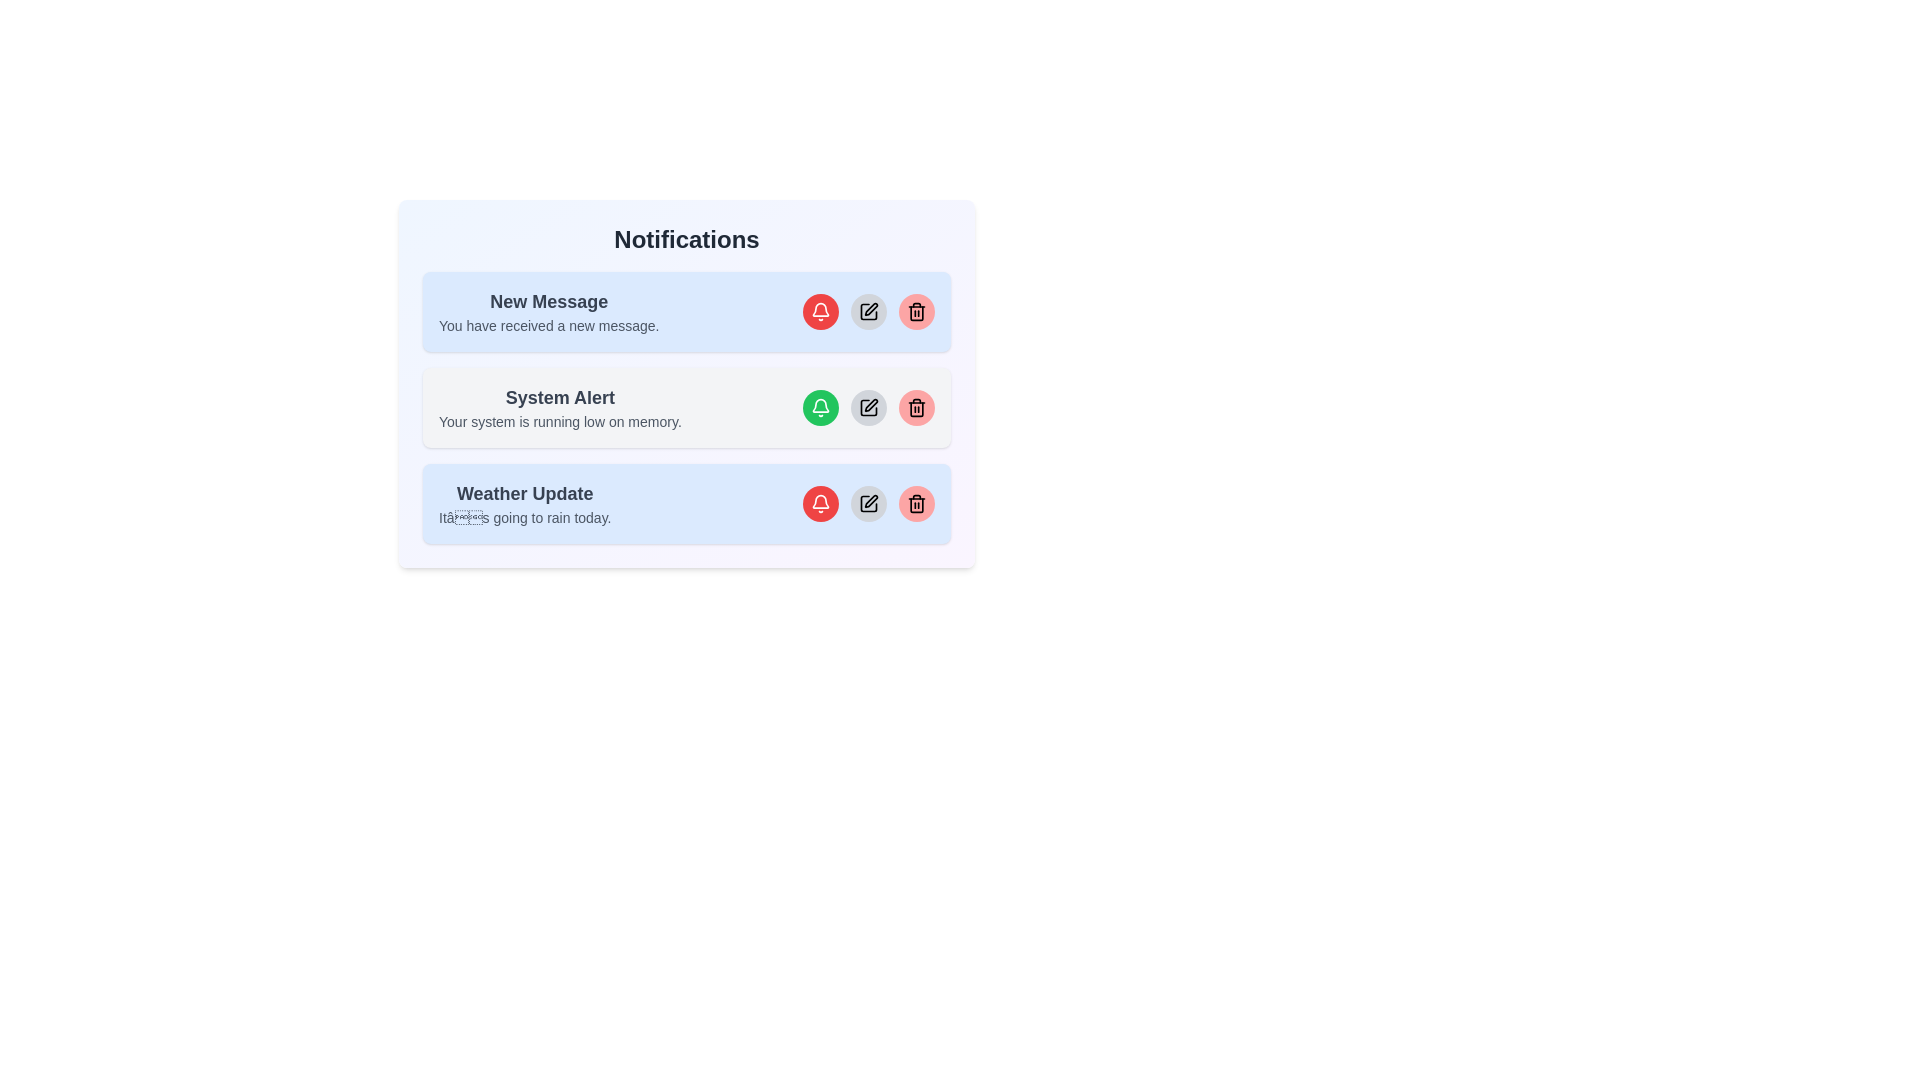 This screenshot has width=1920, height=1080. Describe the element at coordinates (915, 407) in the screenshot. I see `the delete button for the notification with the title System Alert` at that location.